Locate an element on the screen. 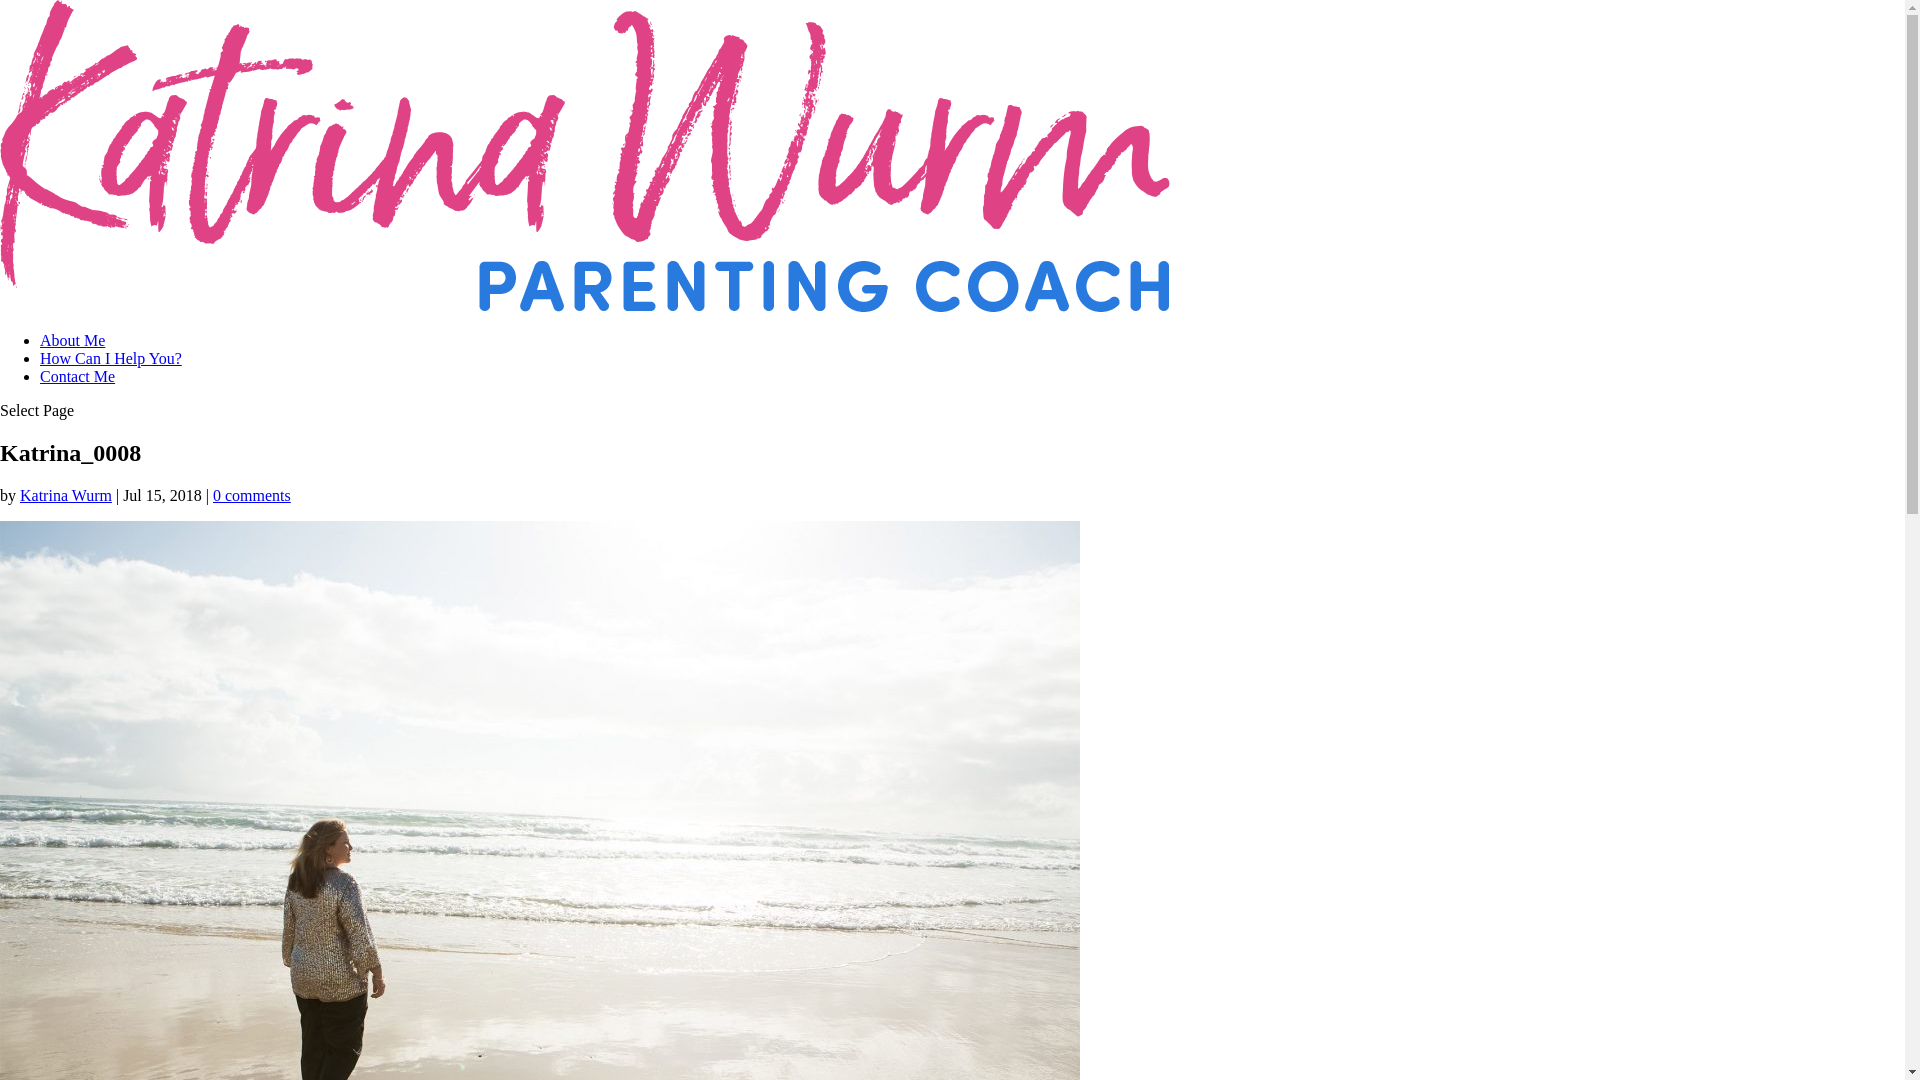  'Katrina Wurm' is located at coordinates (19, 495).